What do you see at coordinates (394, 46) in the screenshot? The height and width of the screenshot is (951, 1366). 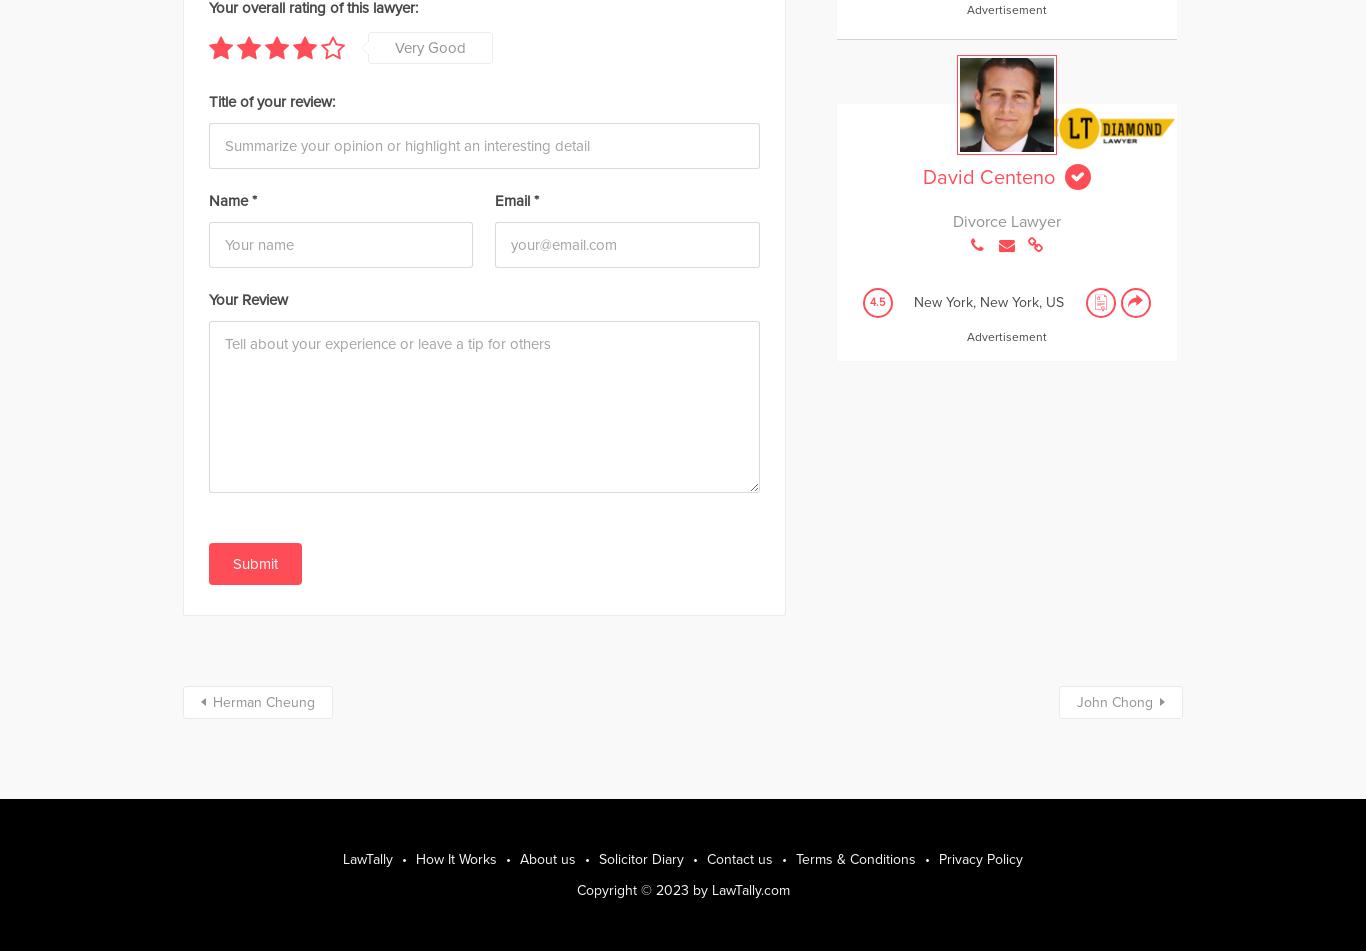 I see `'Very Good'` at bounding box center [394, 46].